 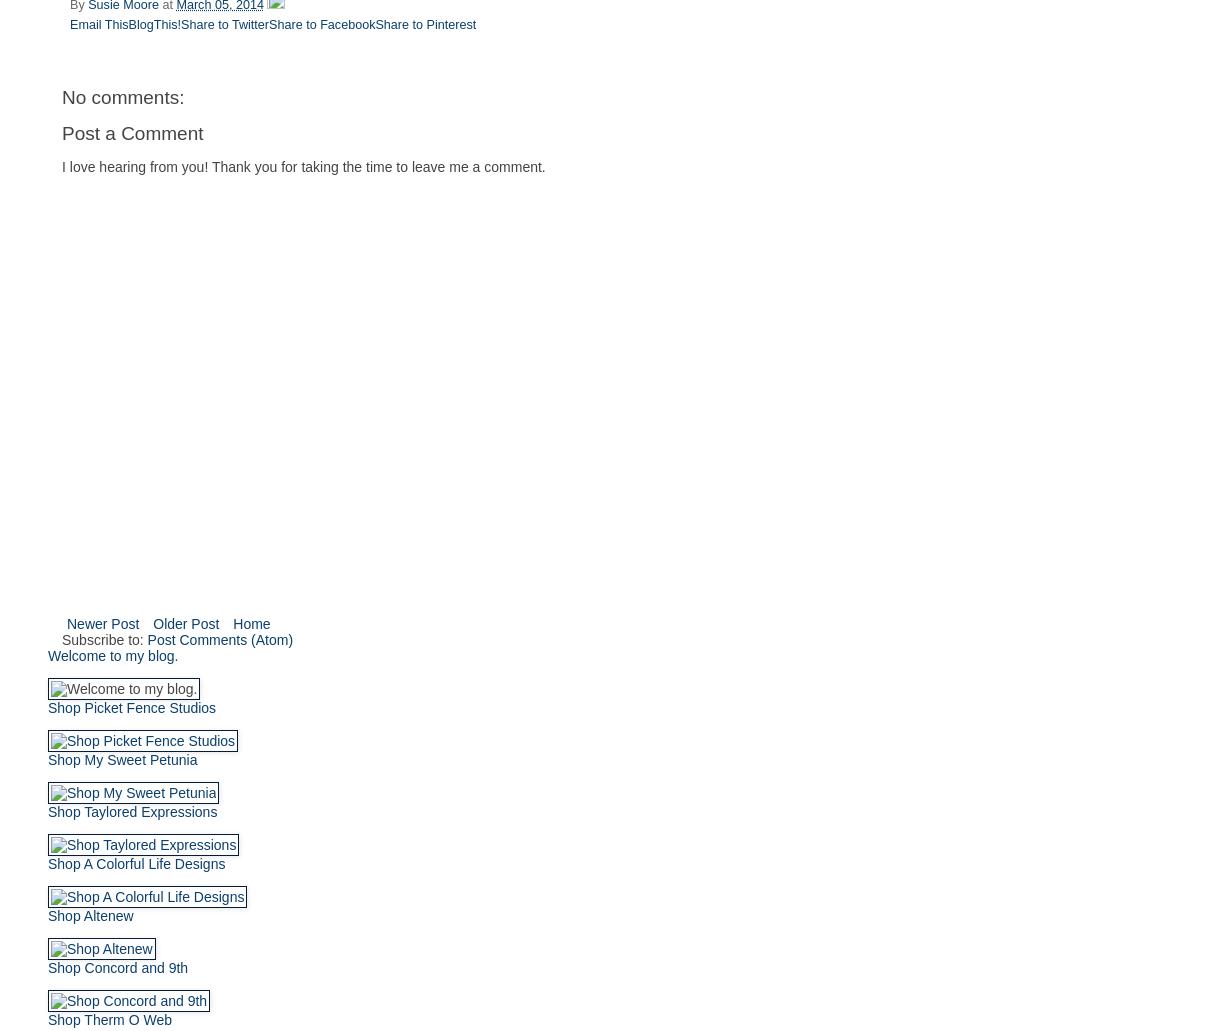 What do you see at coordinates (250, 623) in the screenshot?
I see `'Home'` at bounding box center [250, 623].